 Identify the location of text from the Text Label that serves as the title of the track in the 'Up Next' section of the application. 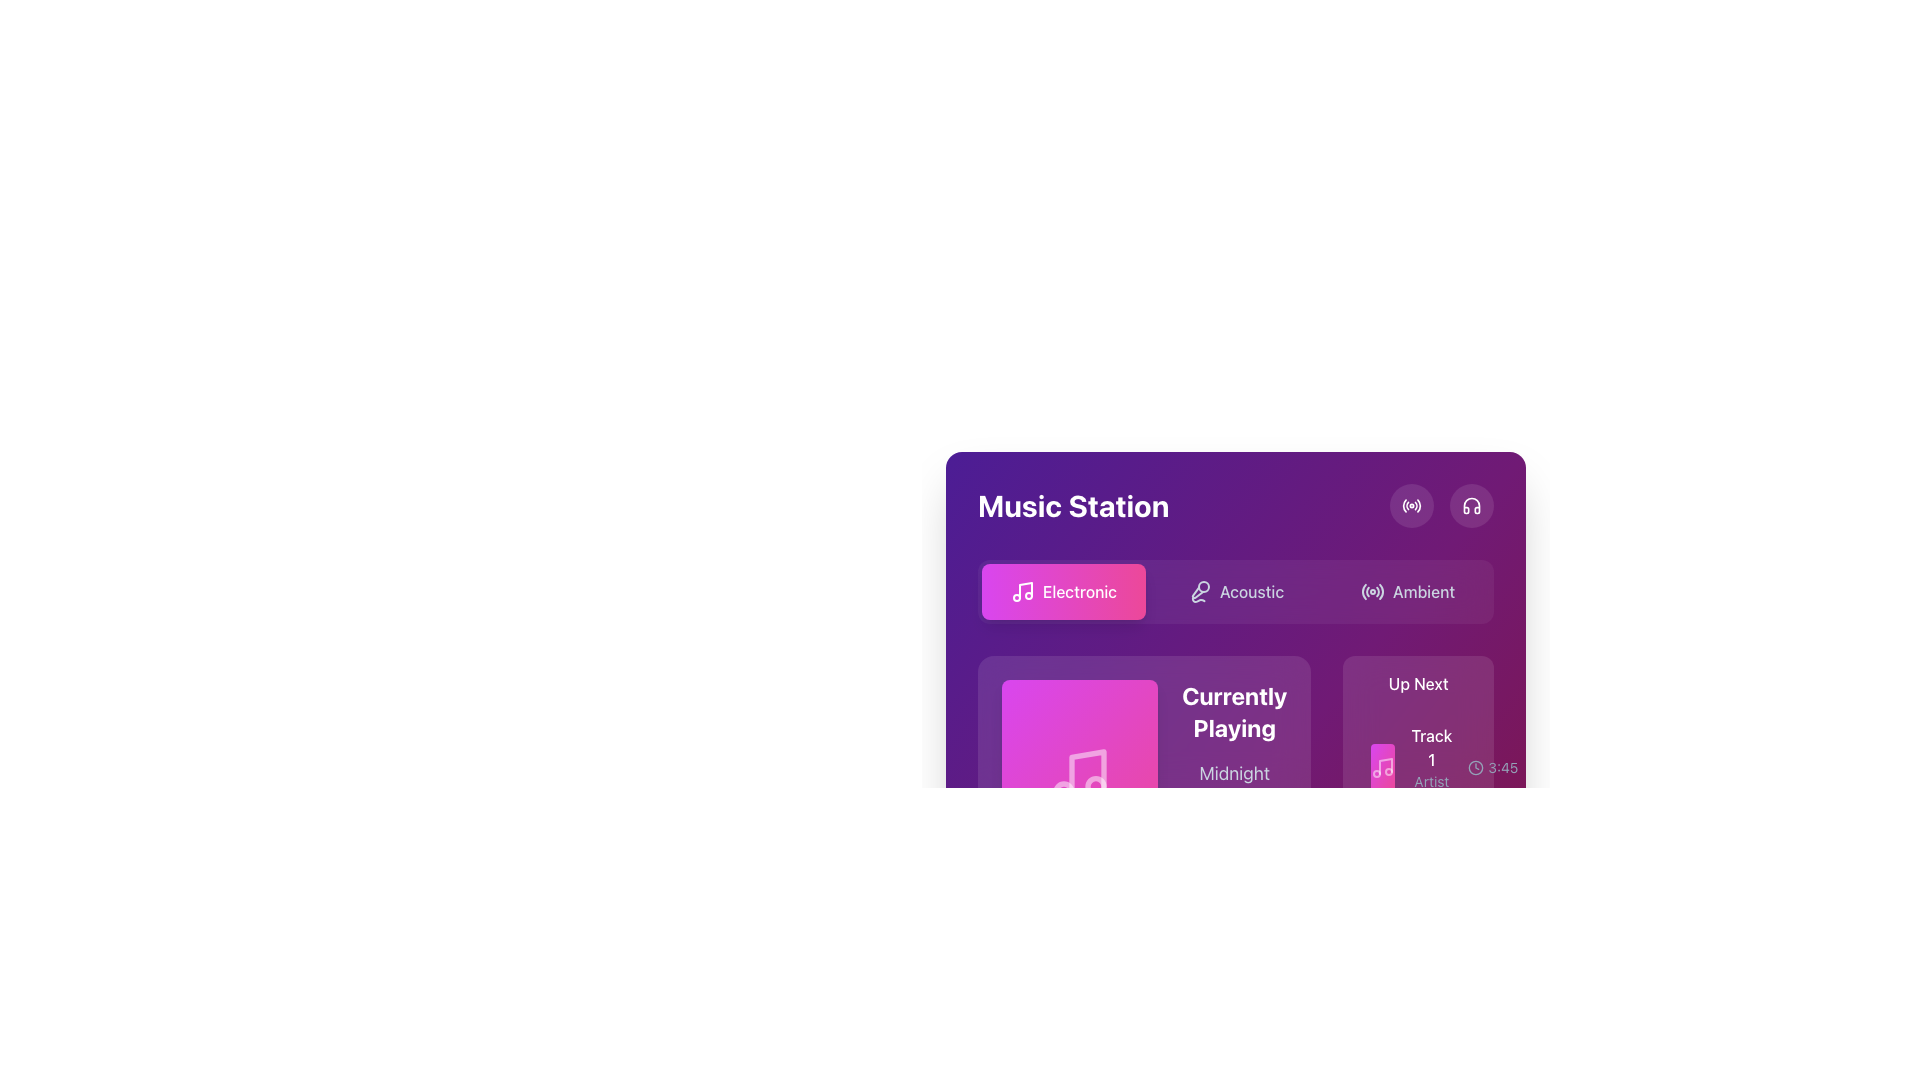
(1430, 748).